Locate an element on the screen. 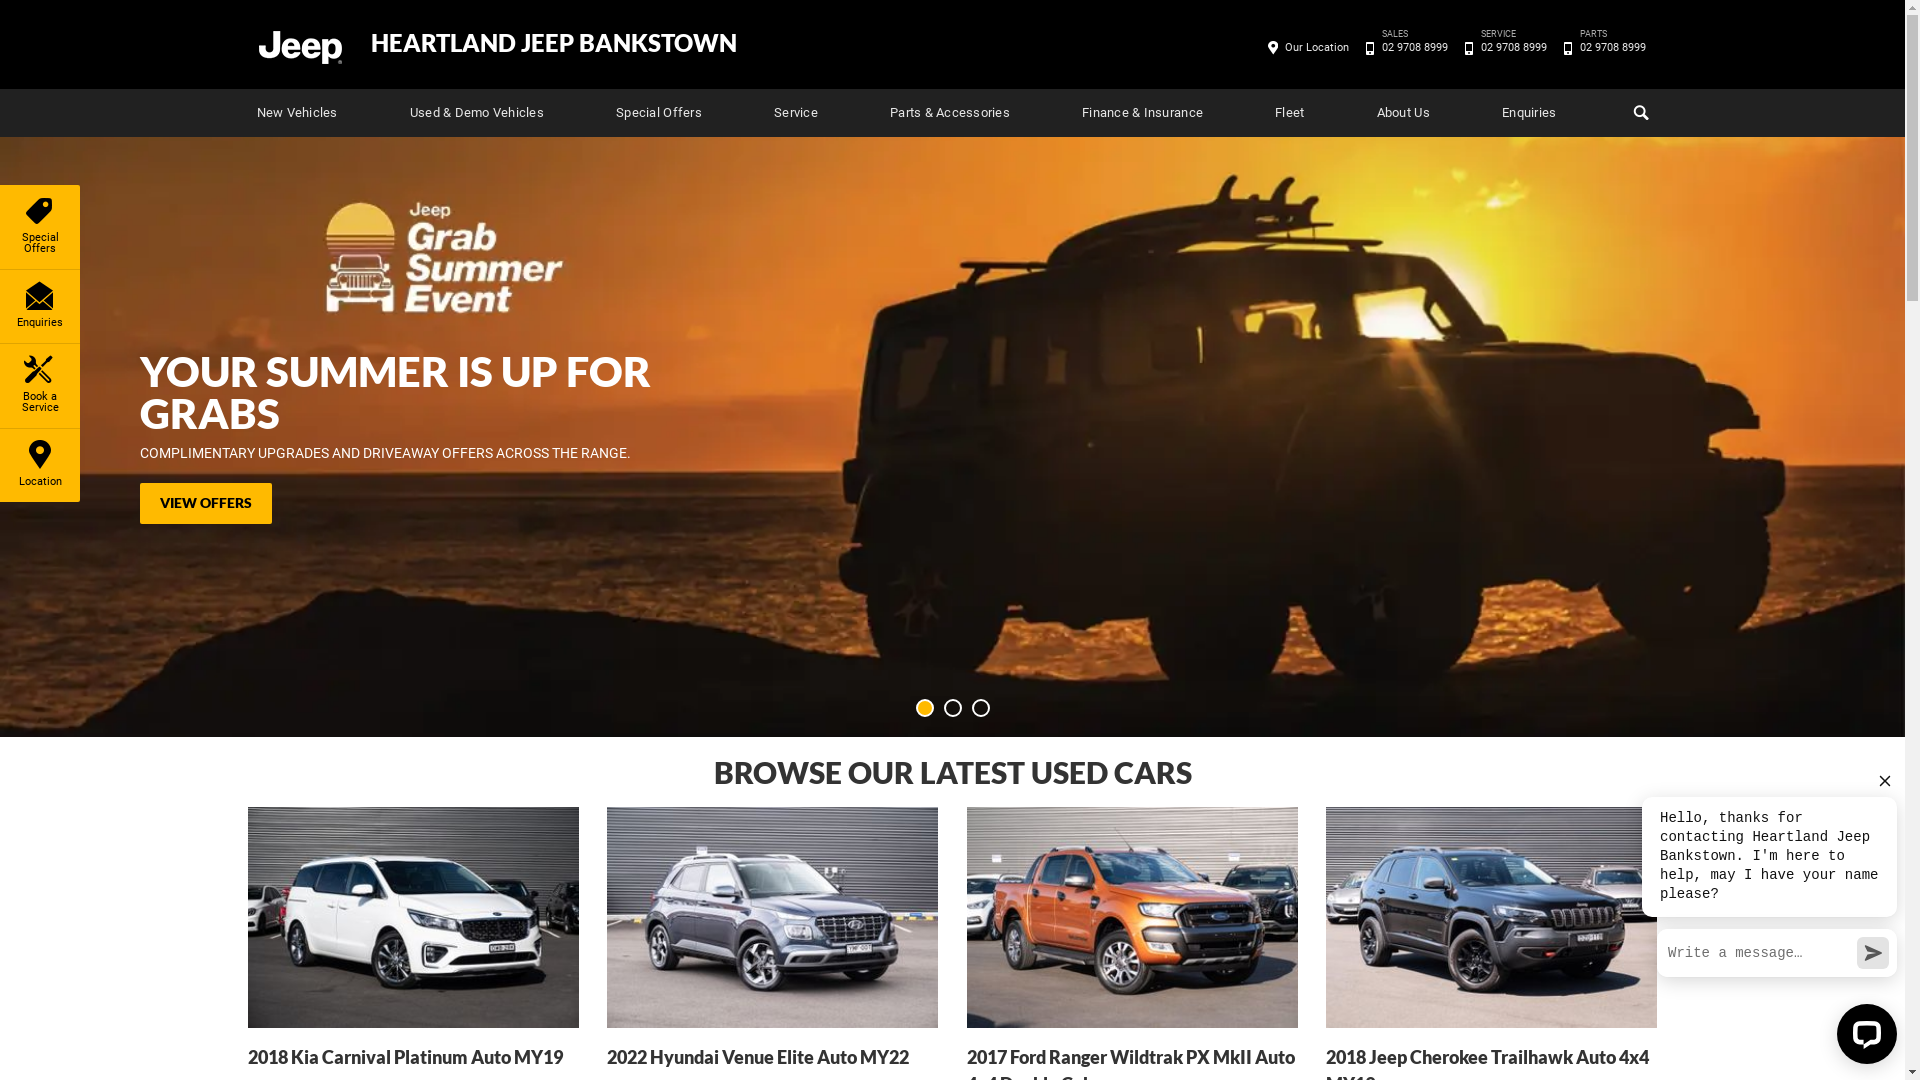 The image size is (1920, 1080). 'VIEW OFFERS' is located at coordinates (206, 502).